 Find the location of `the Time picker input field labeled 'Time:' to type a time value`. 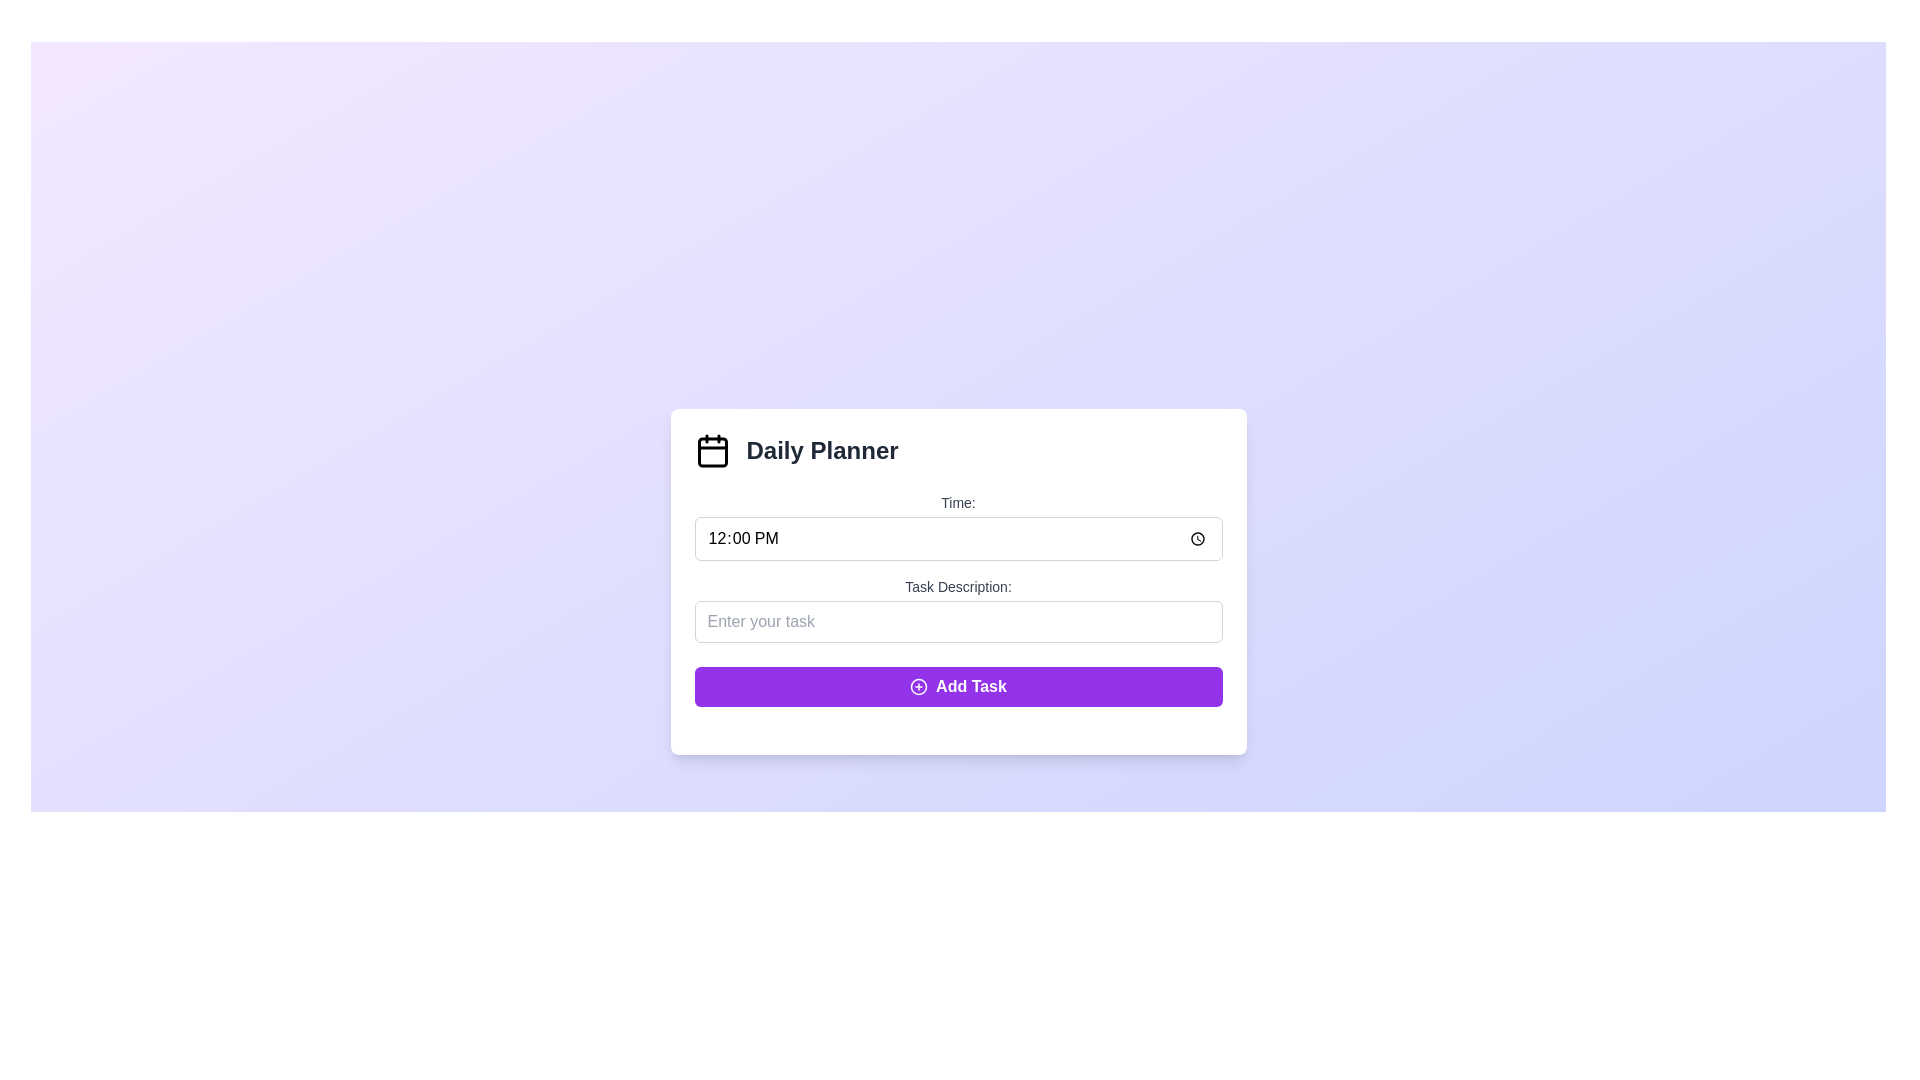

the Time picker input field labeled 'Time:' to type a time value is located at coordinates (957, 538).